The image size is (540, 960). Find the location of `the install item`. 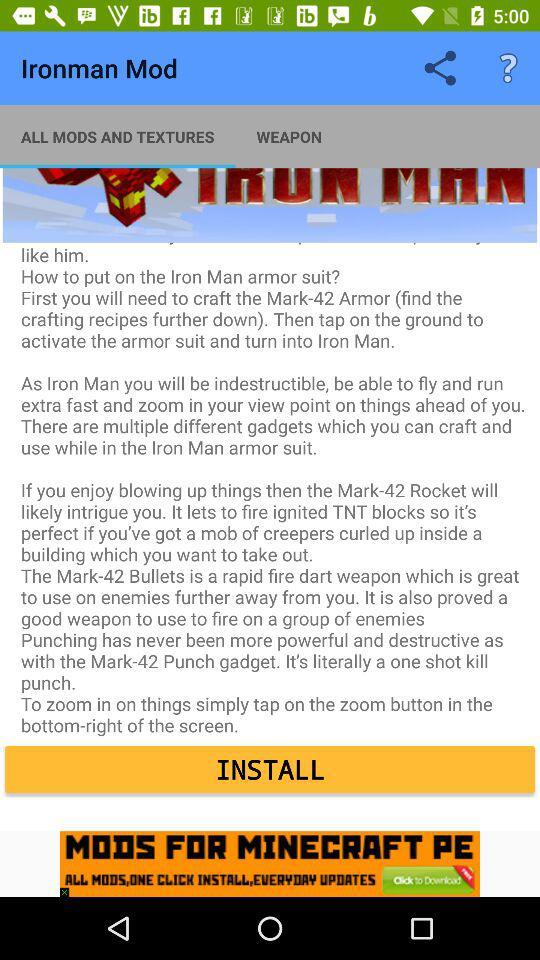

the install item is located at coordinates (270, 768).